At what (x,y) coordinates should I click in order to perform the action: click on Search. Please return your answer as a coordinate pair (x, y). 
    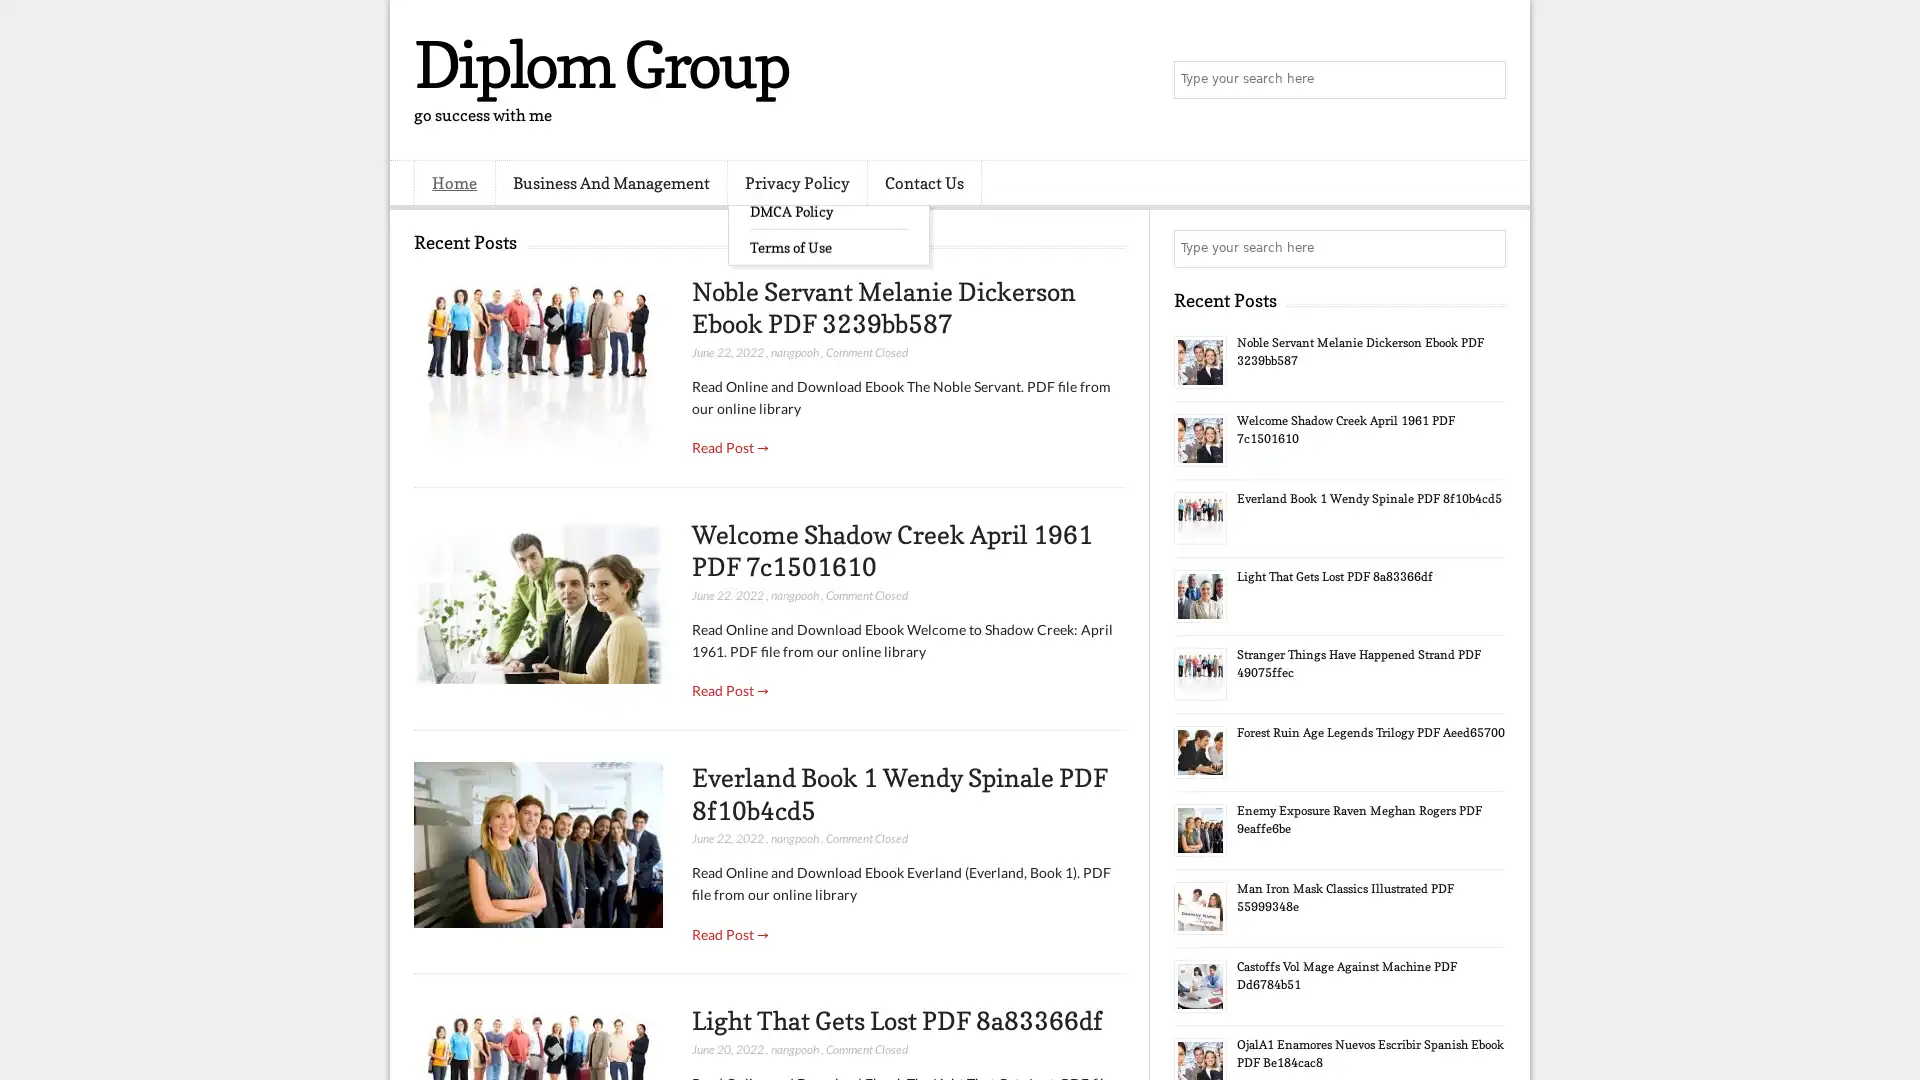
    Looking at the image, I should click on (1485, 248).